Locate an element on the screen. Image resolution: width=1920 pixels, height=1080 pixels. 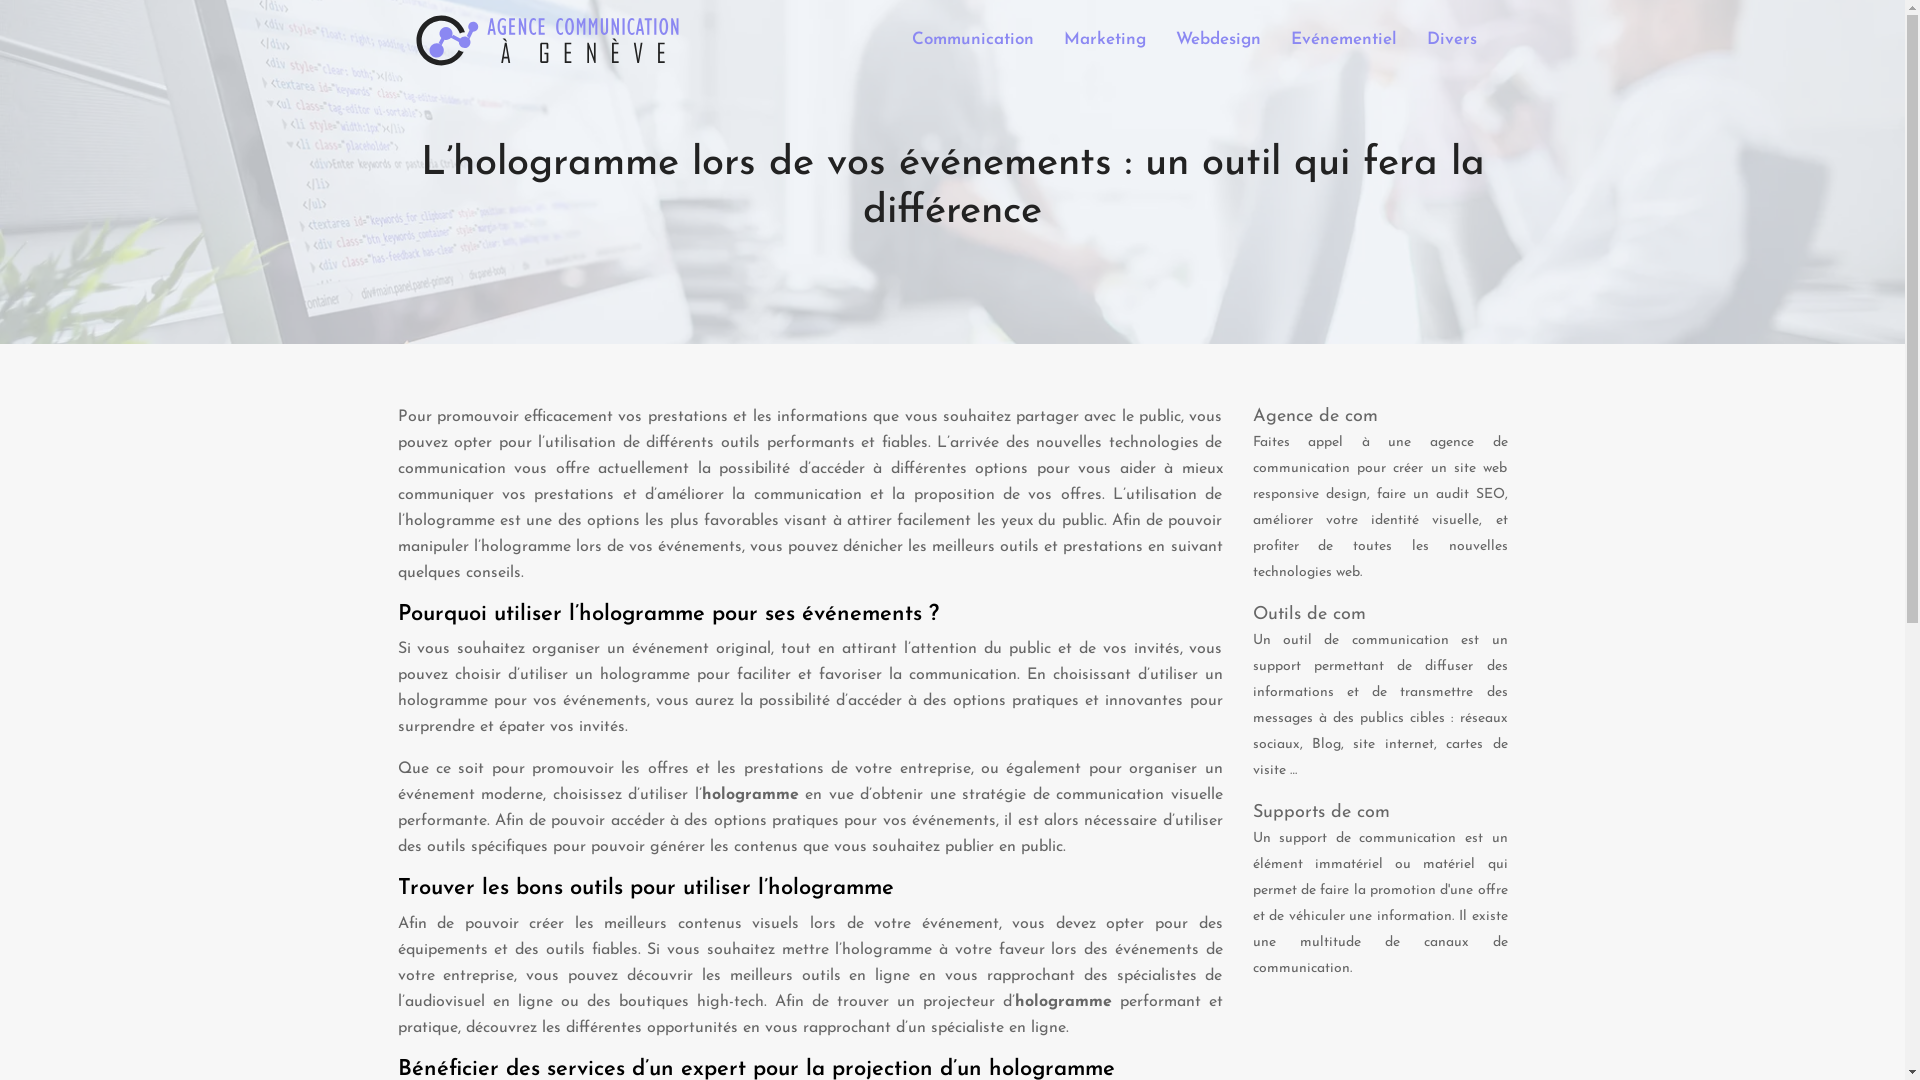
'Marketing' is located at coordinates (1103, 39).